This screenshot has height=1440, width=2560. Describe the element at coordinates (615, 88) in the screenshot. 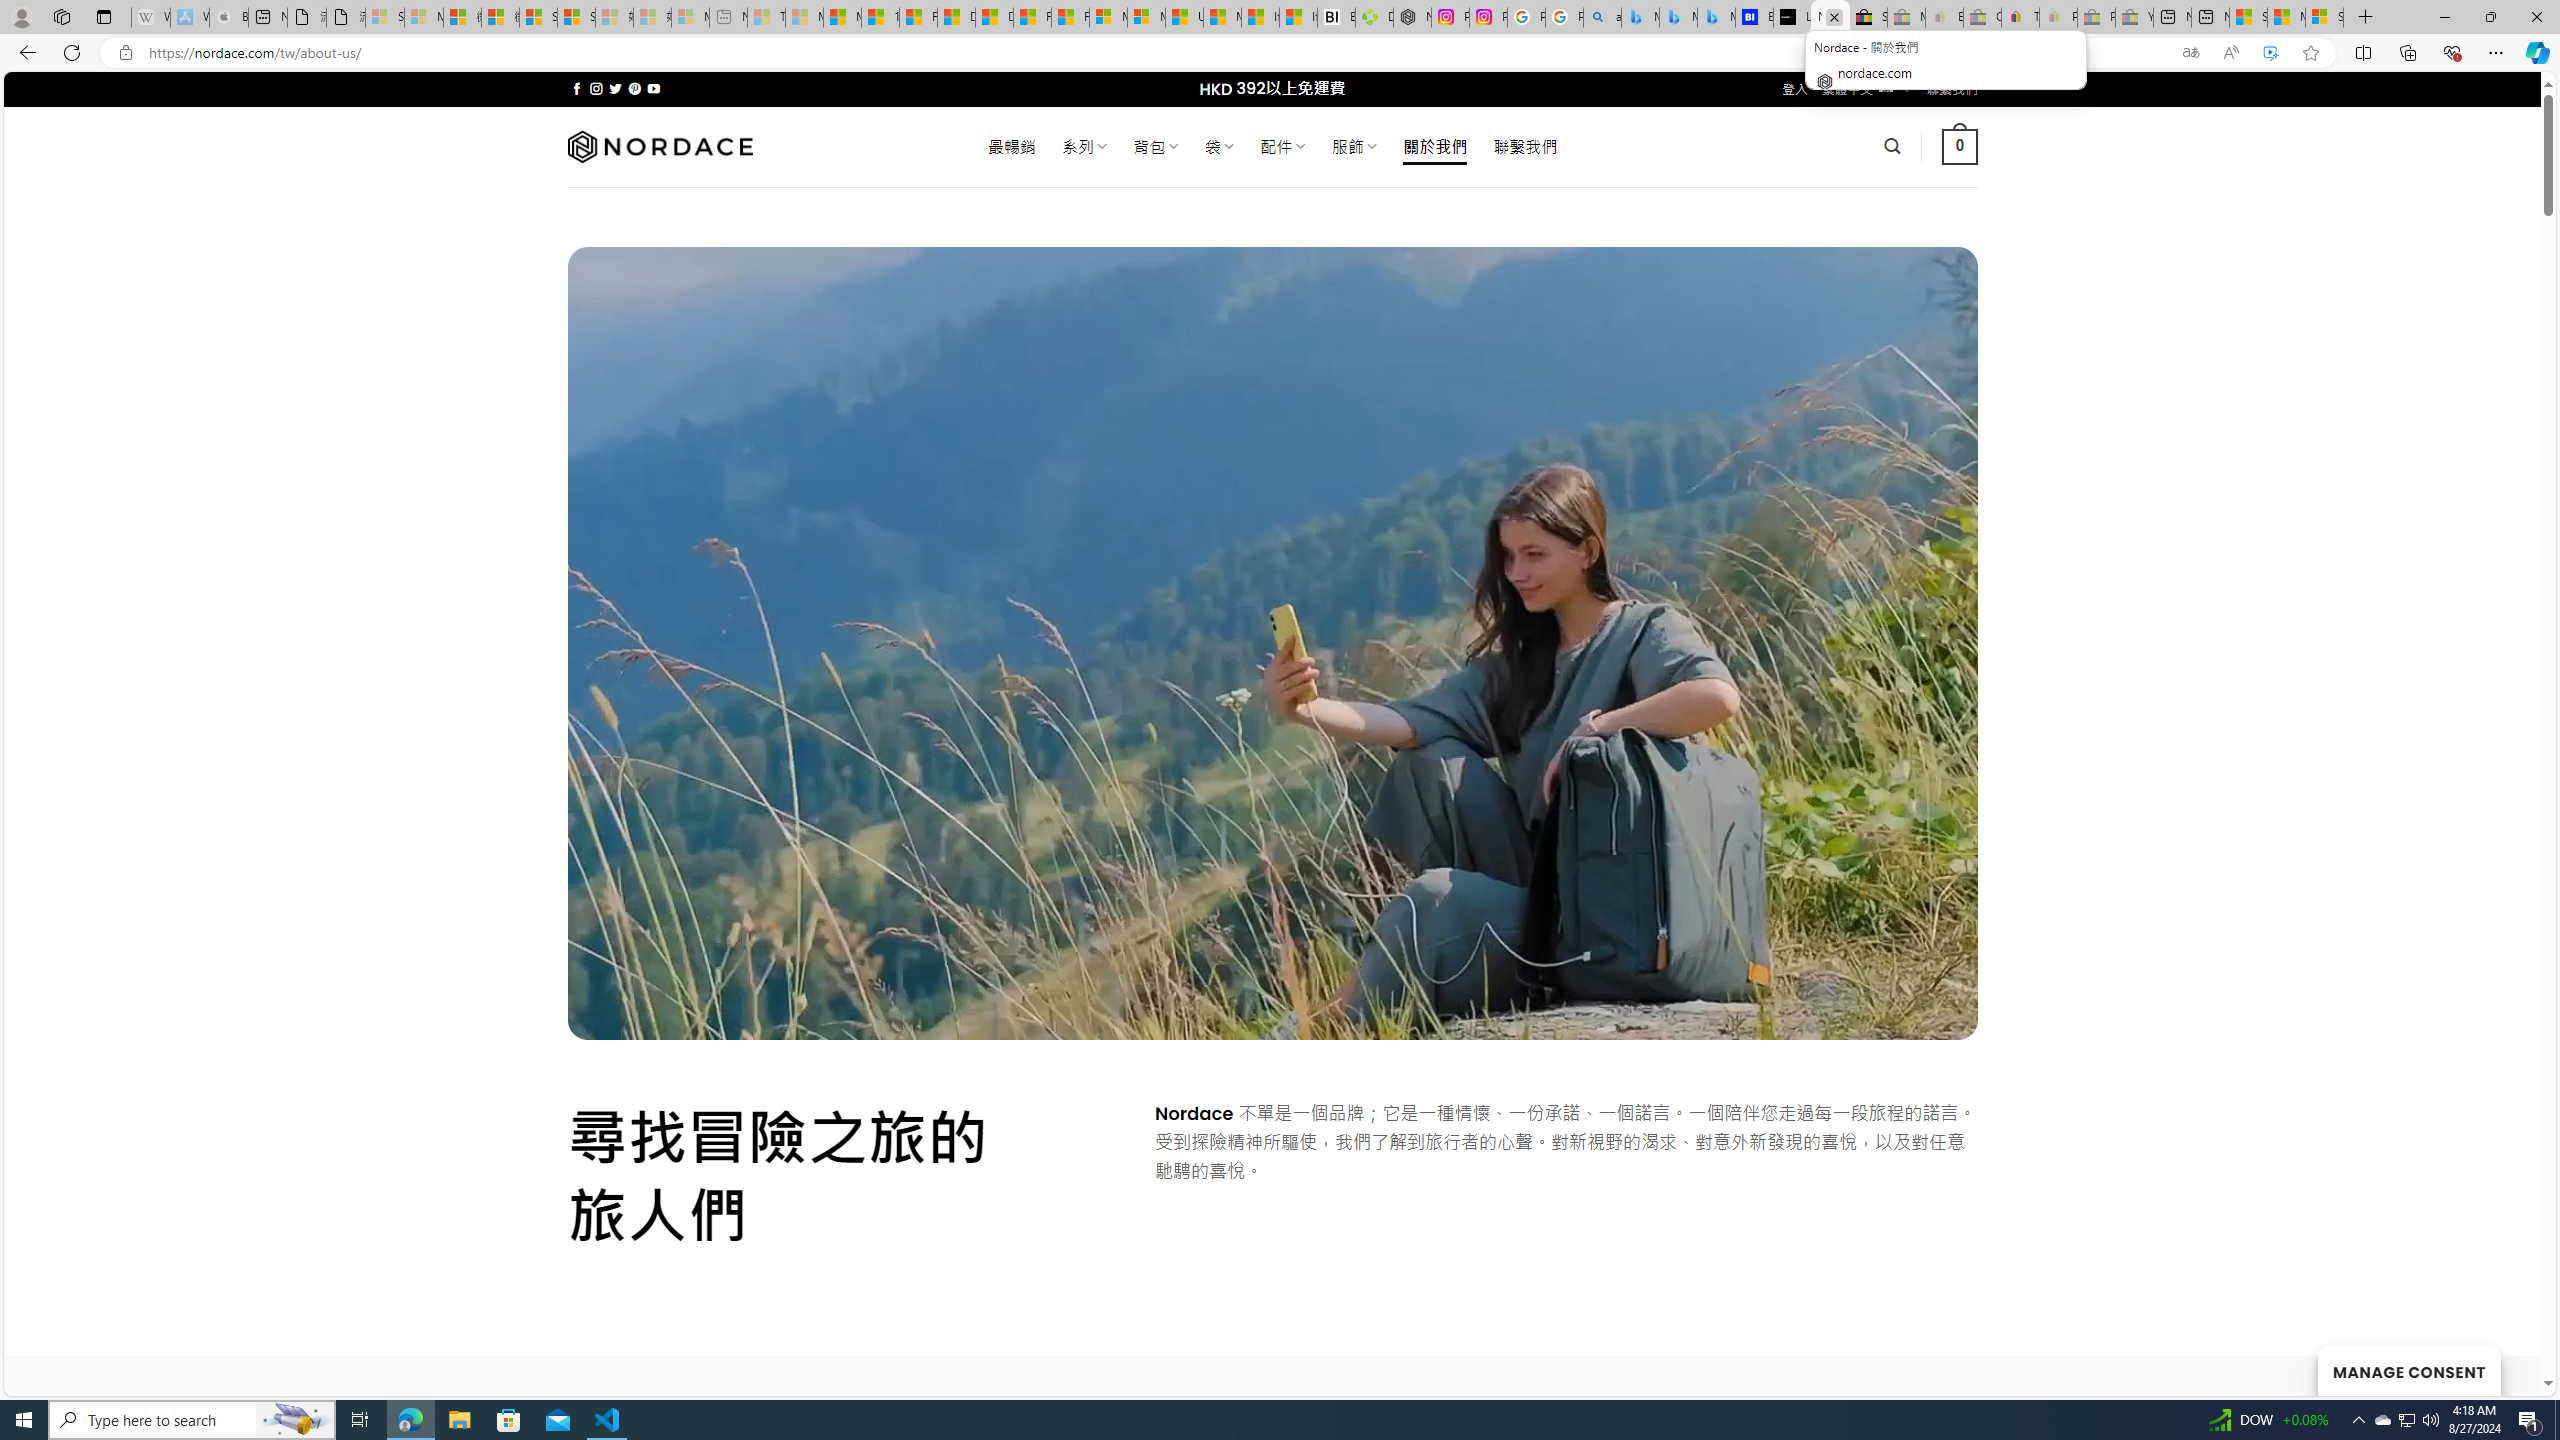

I see `'Follow on Twitter'` at that location.